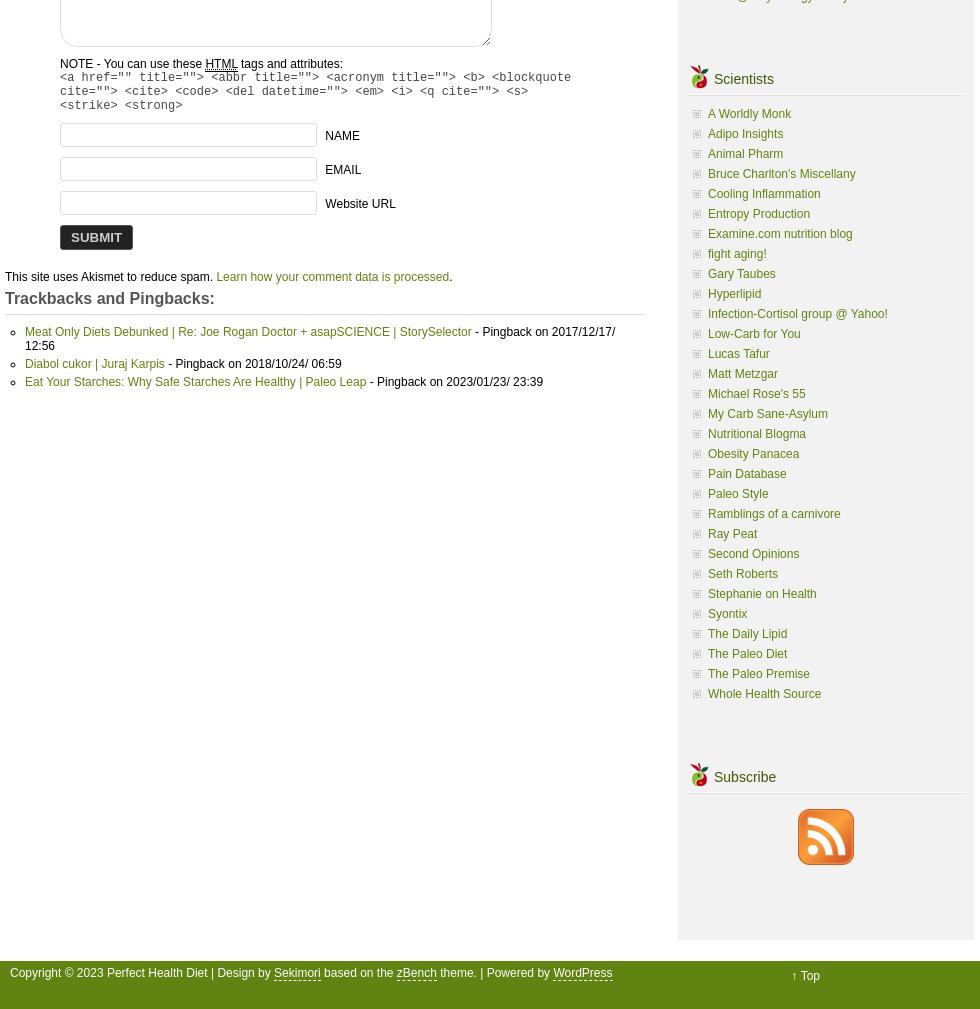  I want to click on 'Ramblings of a carnivore', so click(707, 512).